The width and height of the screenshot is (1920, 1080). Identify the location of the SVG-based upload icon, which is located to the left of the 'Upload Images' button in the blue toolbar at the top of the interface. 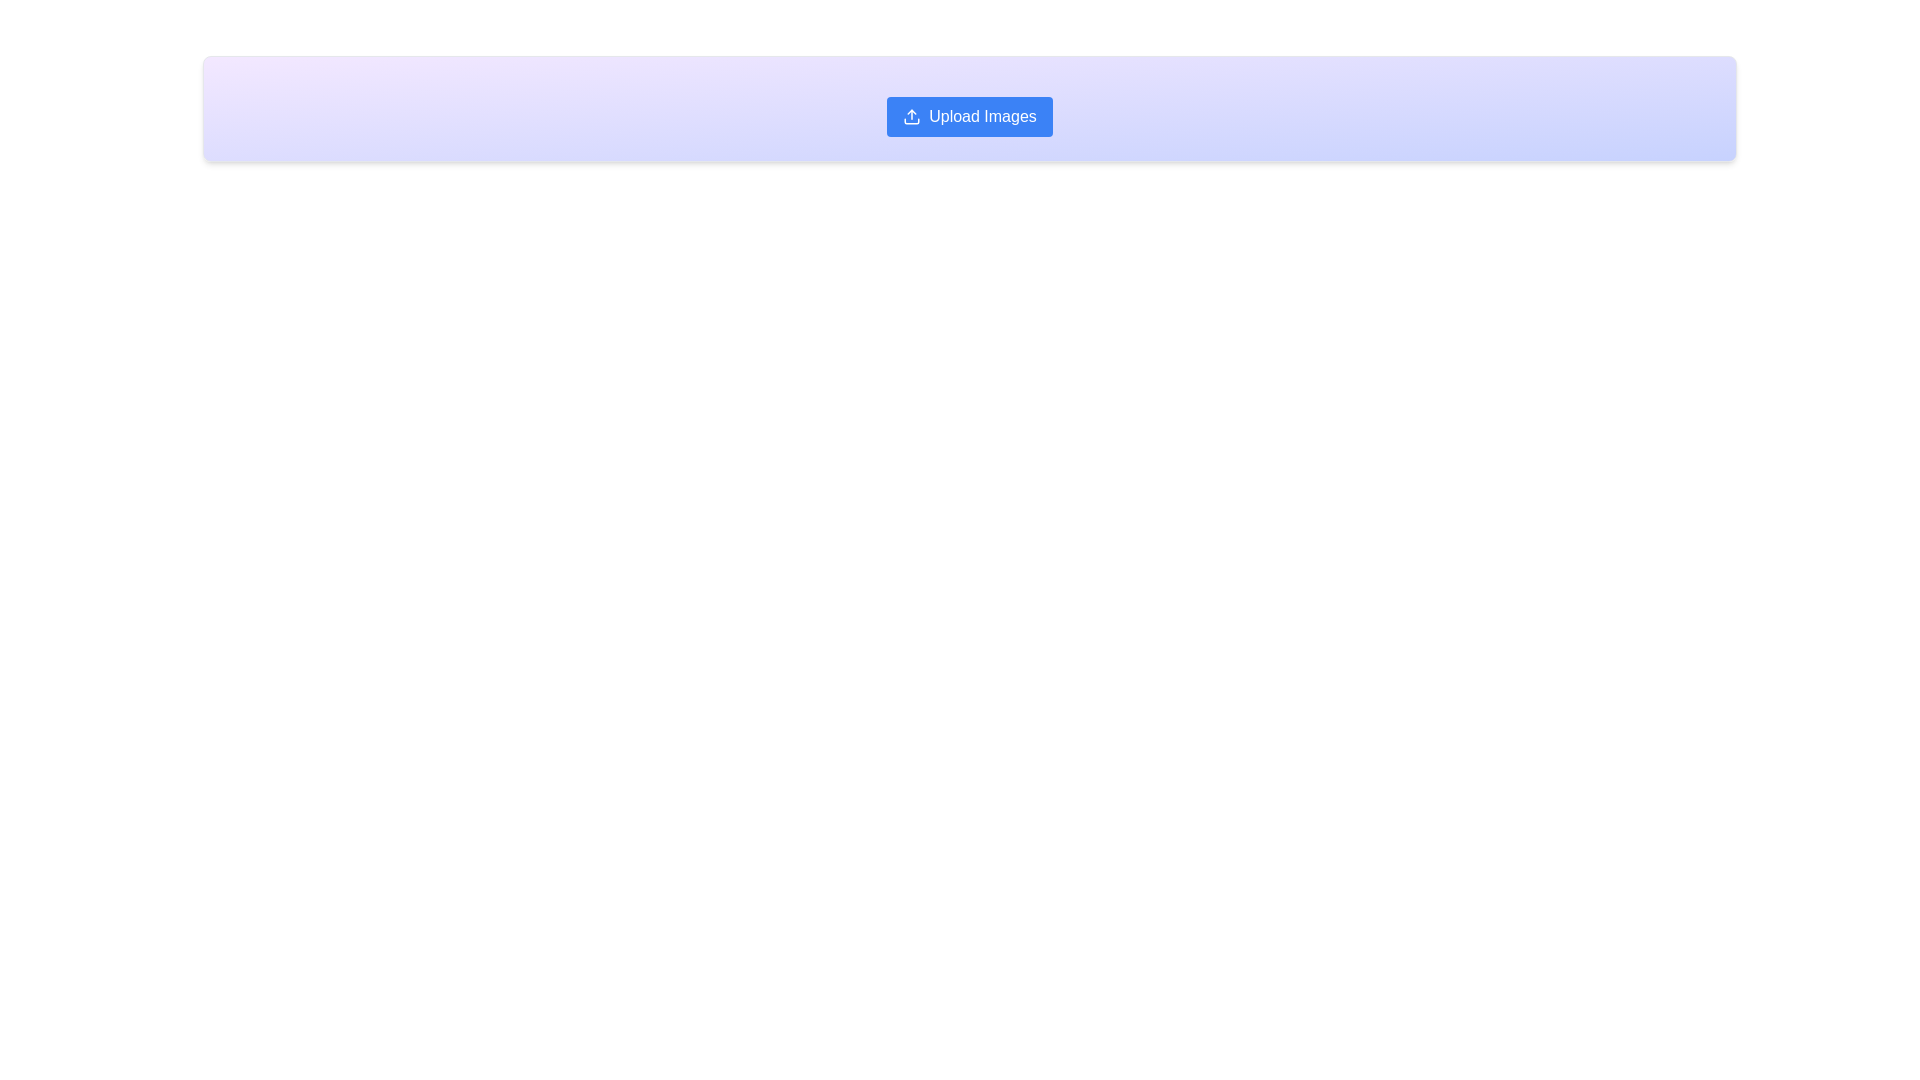
(911, 116).